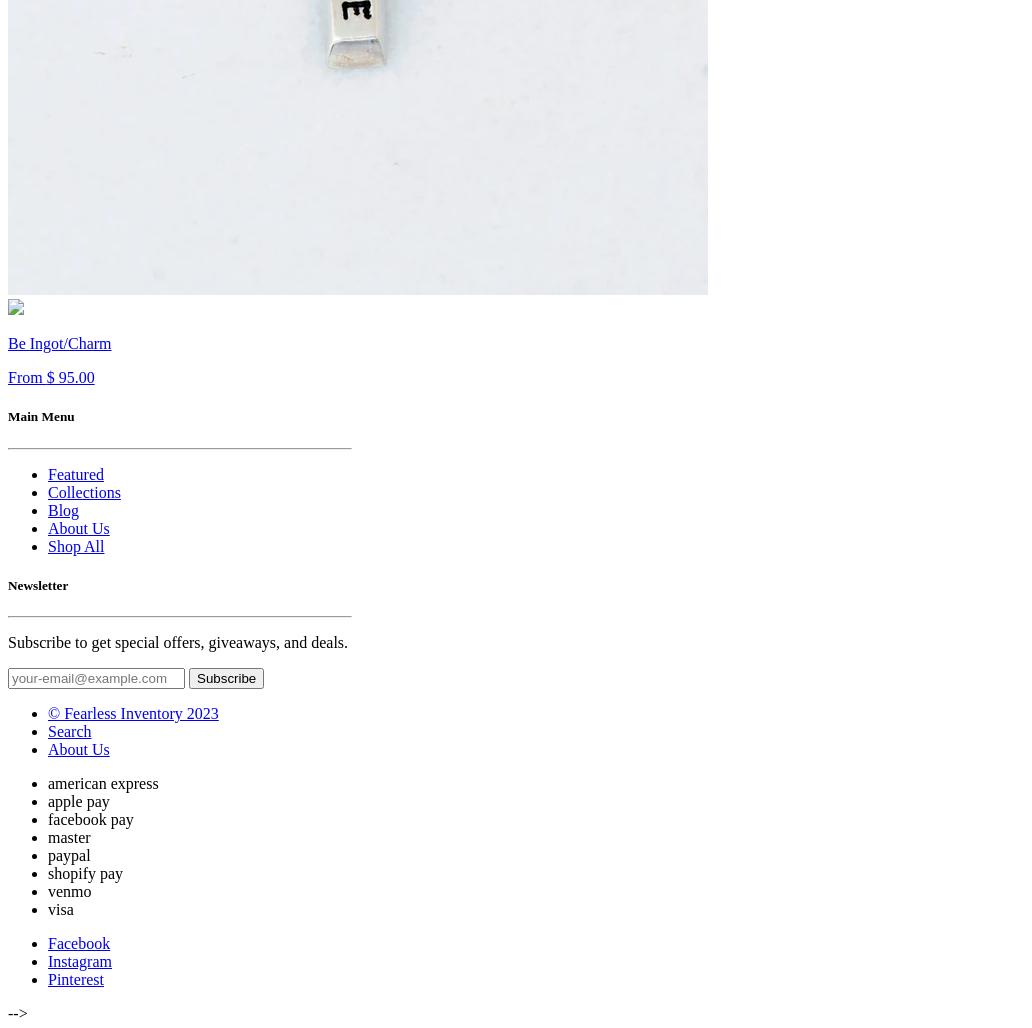 The height and width of the screenshot is (1028, 1032). I want to click on 'Subscribe to get special offers,  giveaways, and  deals.', so click(177, 640).